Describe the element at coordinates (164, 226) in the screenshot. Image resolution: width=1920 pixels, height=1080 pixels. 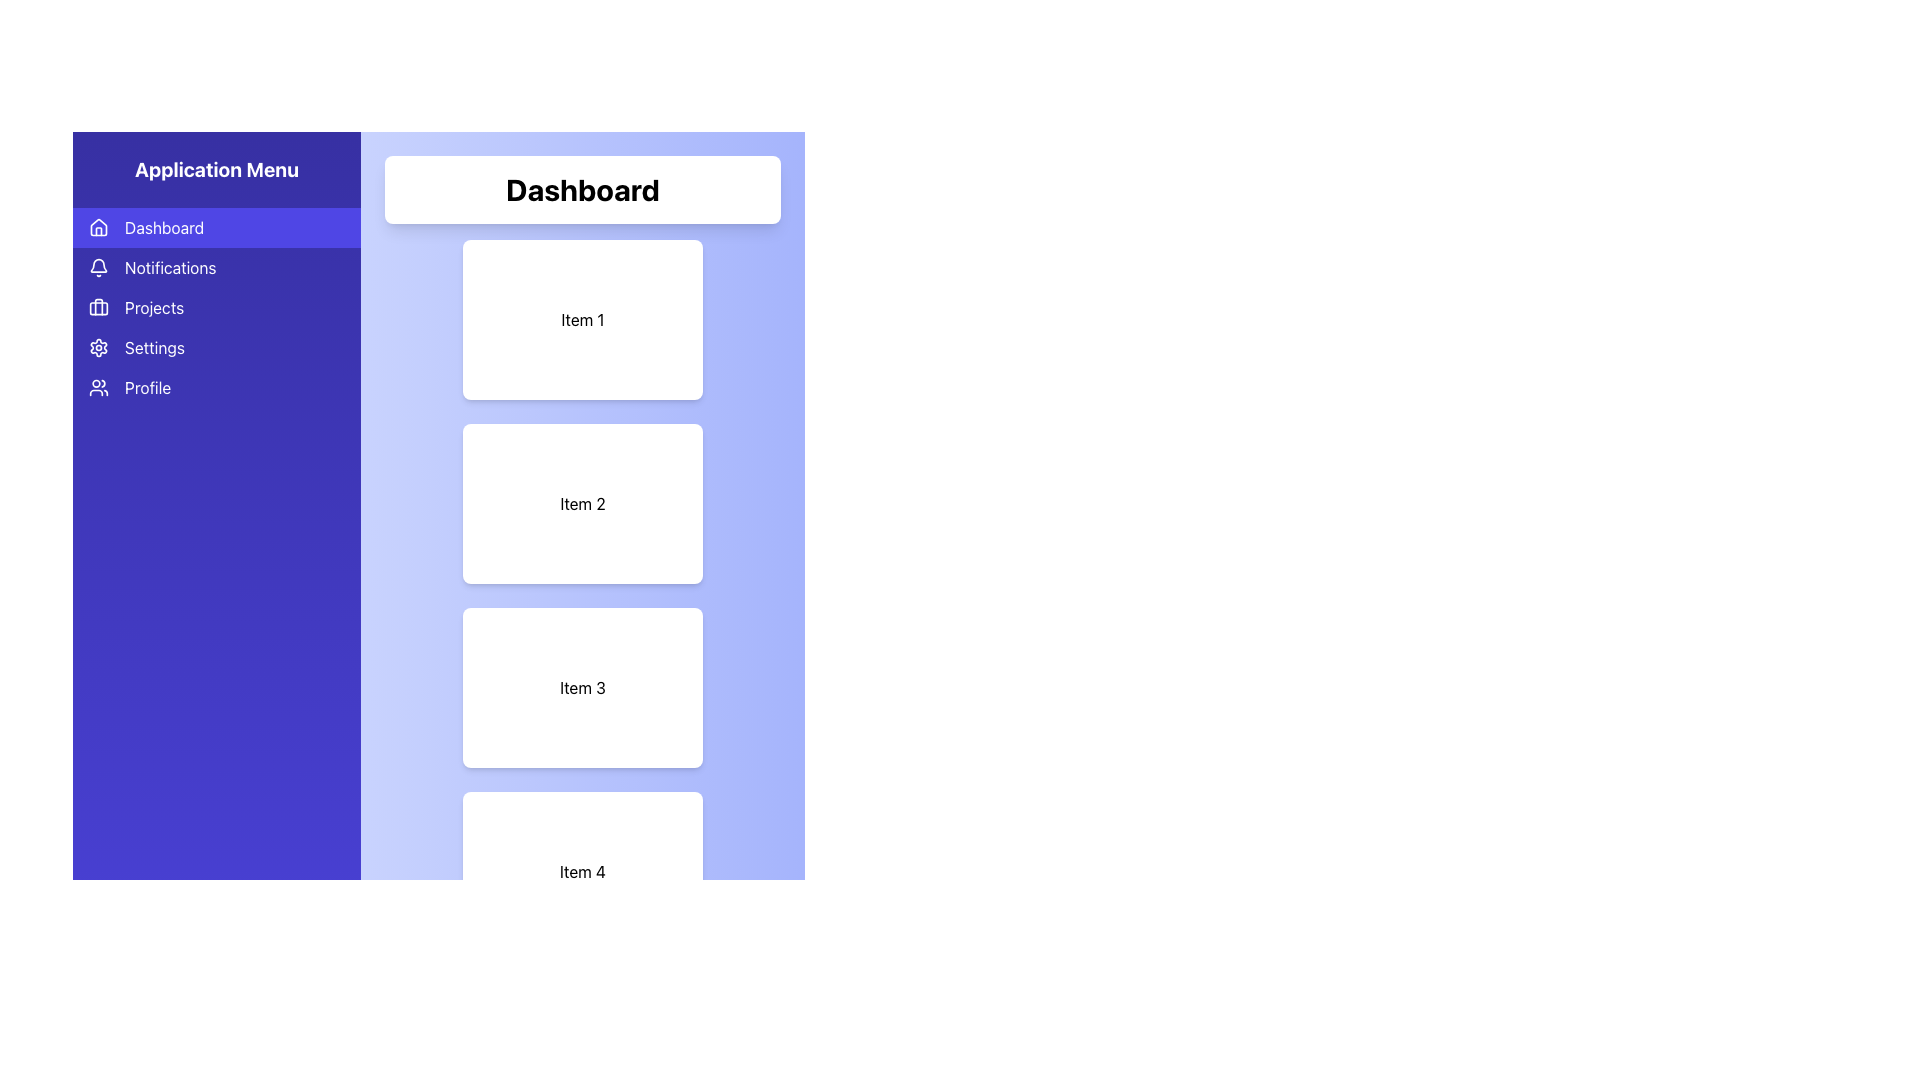
I see `the 'Dashboard' static text label in the left sidebar menu, which is styled with a bold font and highlighted by a blue rectangle indicating the selected state` at that location.